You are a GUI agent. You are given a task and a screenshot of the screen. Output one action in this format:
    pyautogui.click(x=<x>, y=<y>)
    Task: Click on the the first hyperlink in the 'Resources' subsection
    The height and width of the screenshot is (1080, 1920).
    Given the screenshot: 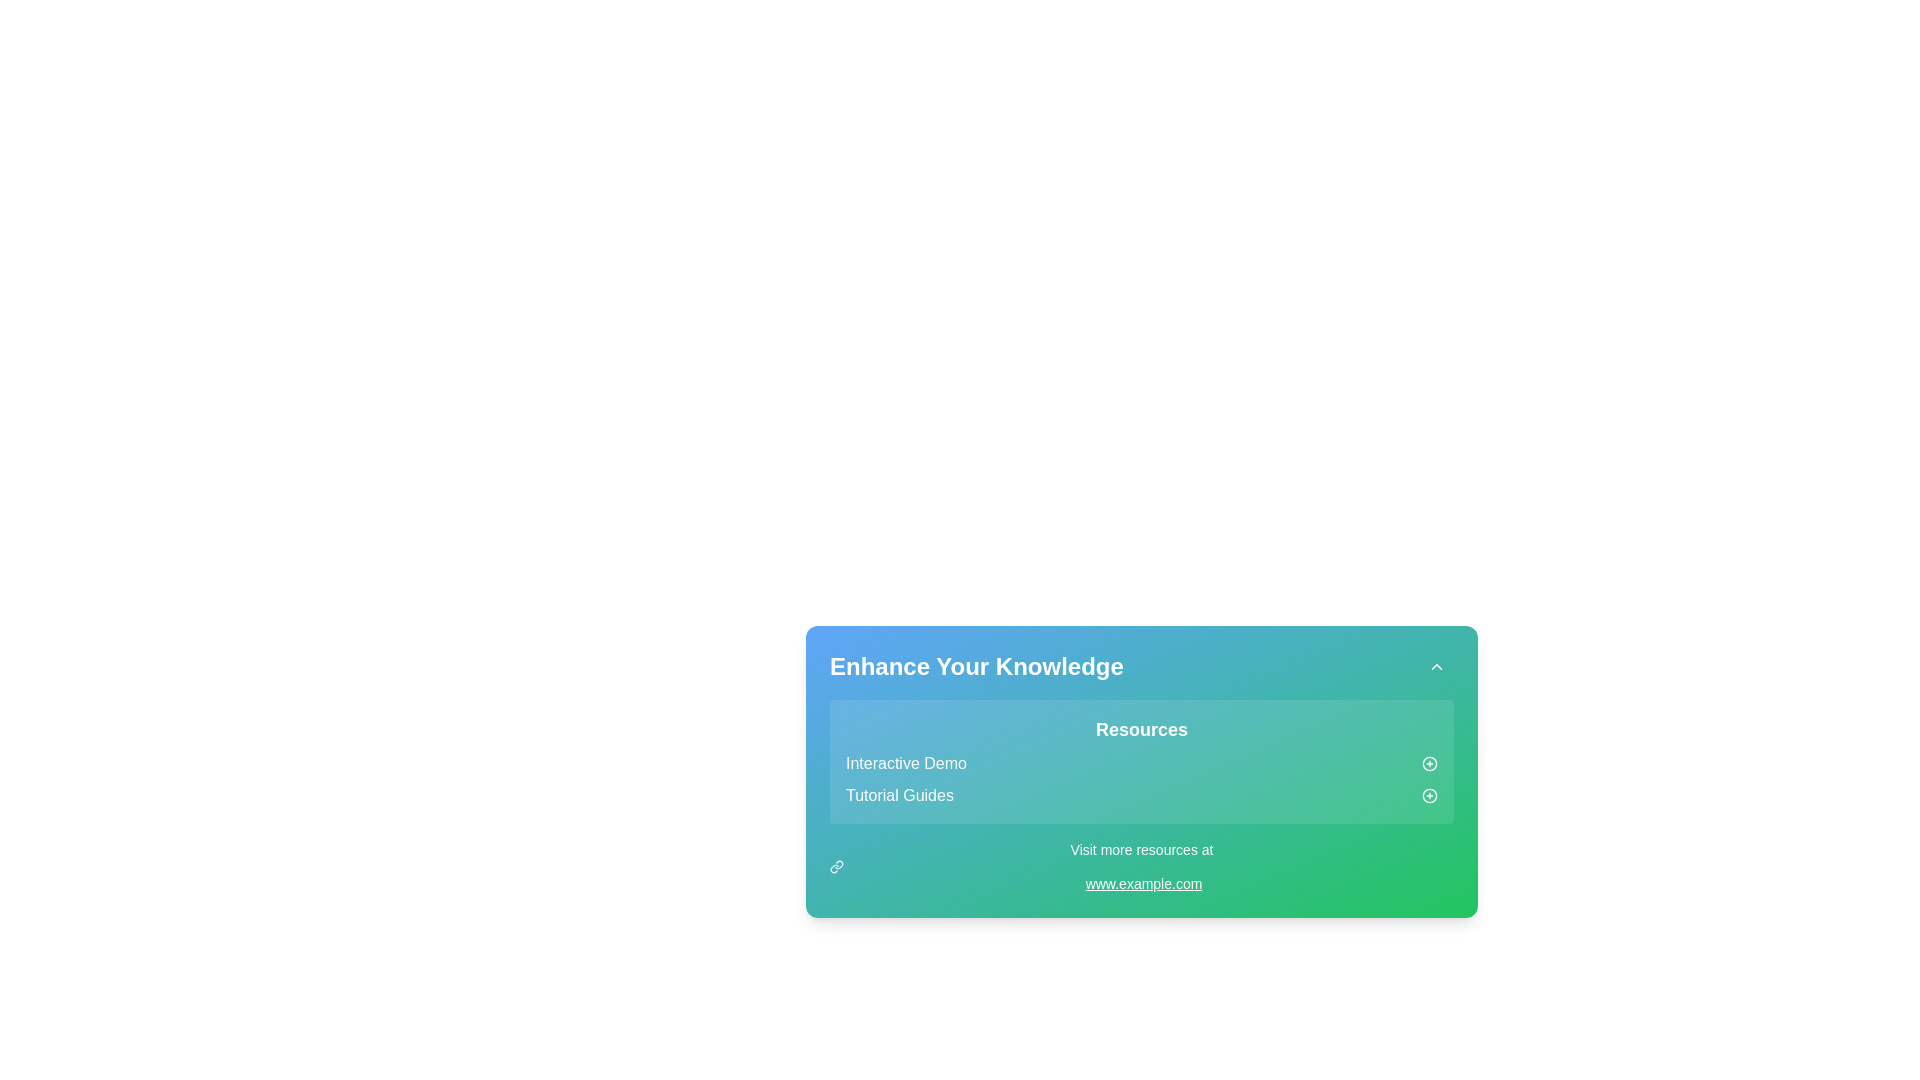 What is the action you would take?
    pyautogui.click(x=905, y=763)
    